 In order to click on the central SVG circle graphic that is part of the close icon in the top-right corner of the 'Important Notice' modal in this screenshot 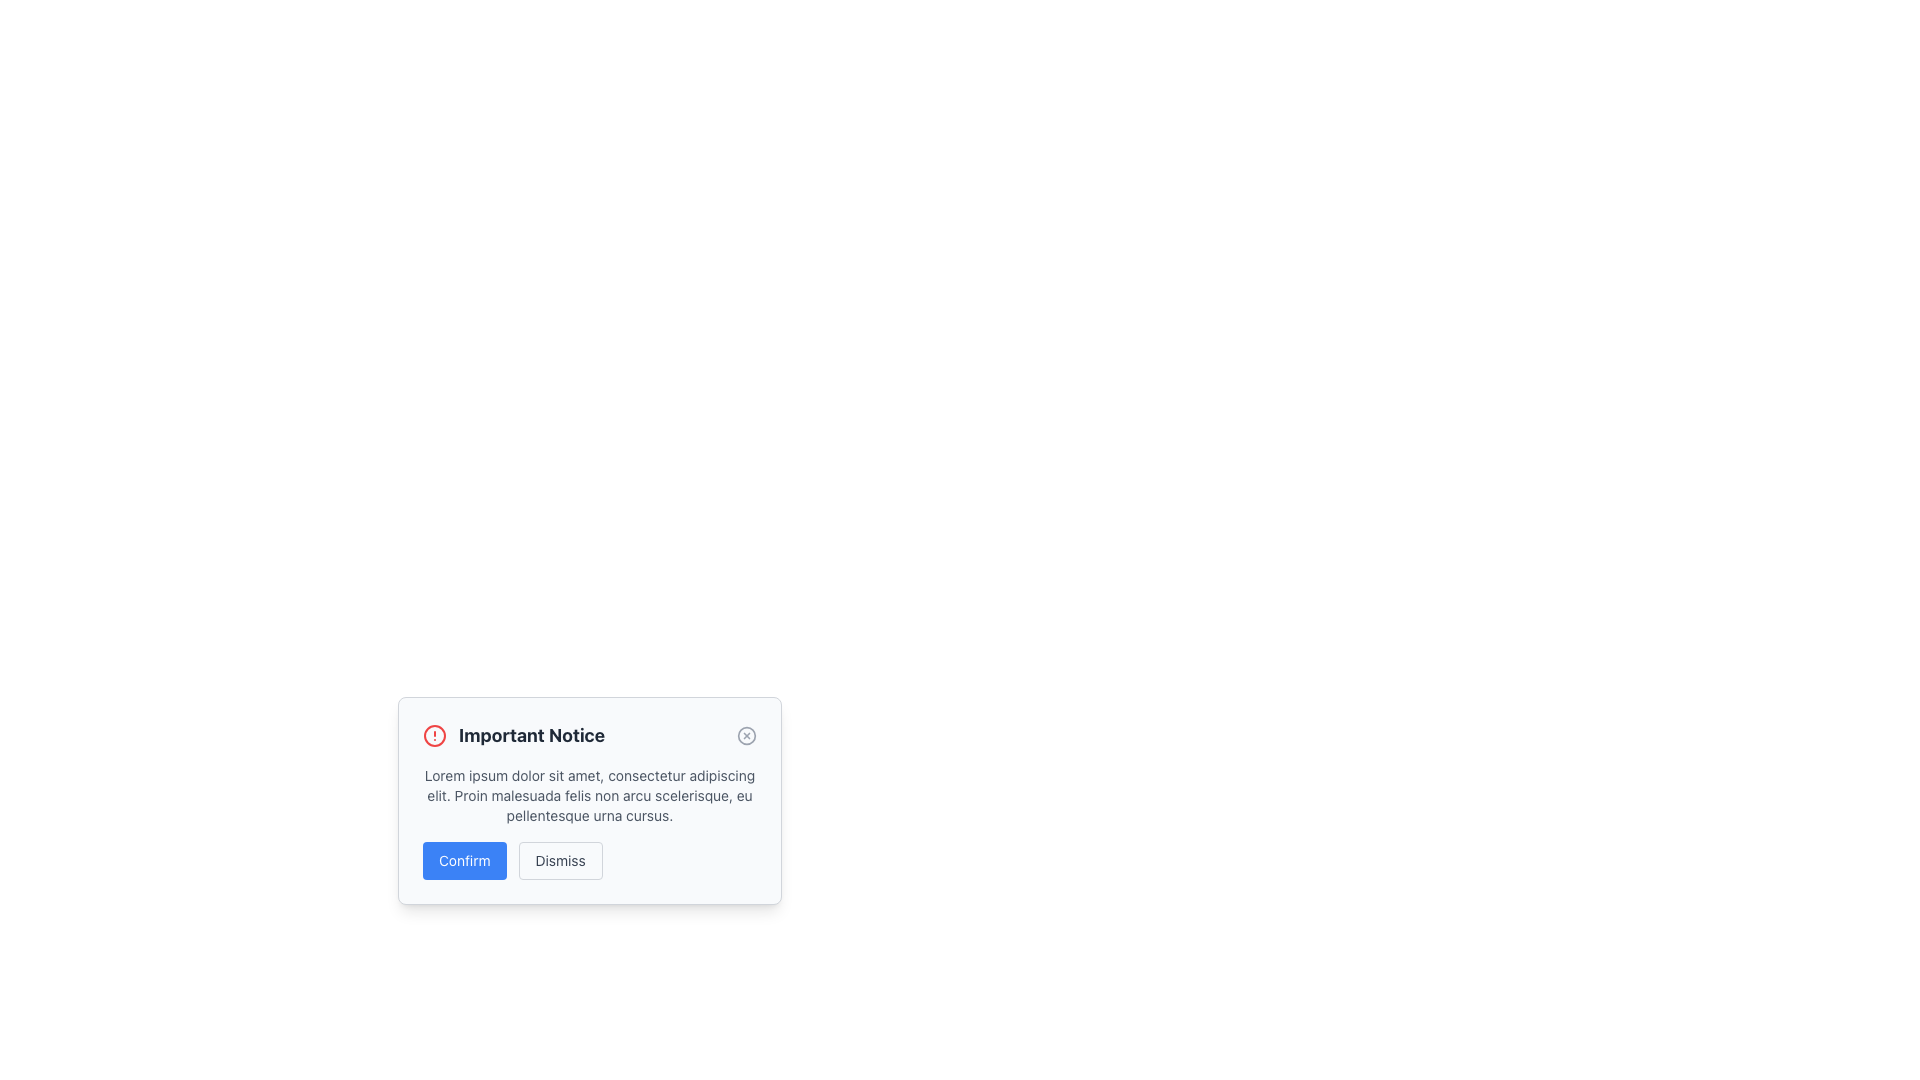, I will do `click(746, 736)`.